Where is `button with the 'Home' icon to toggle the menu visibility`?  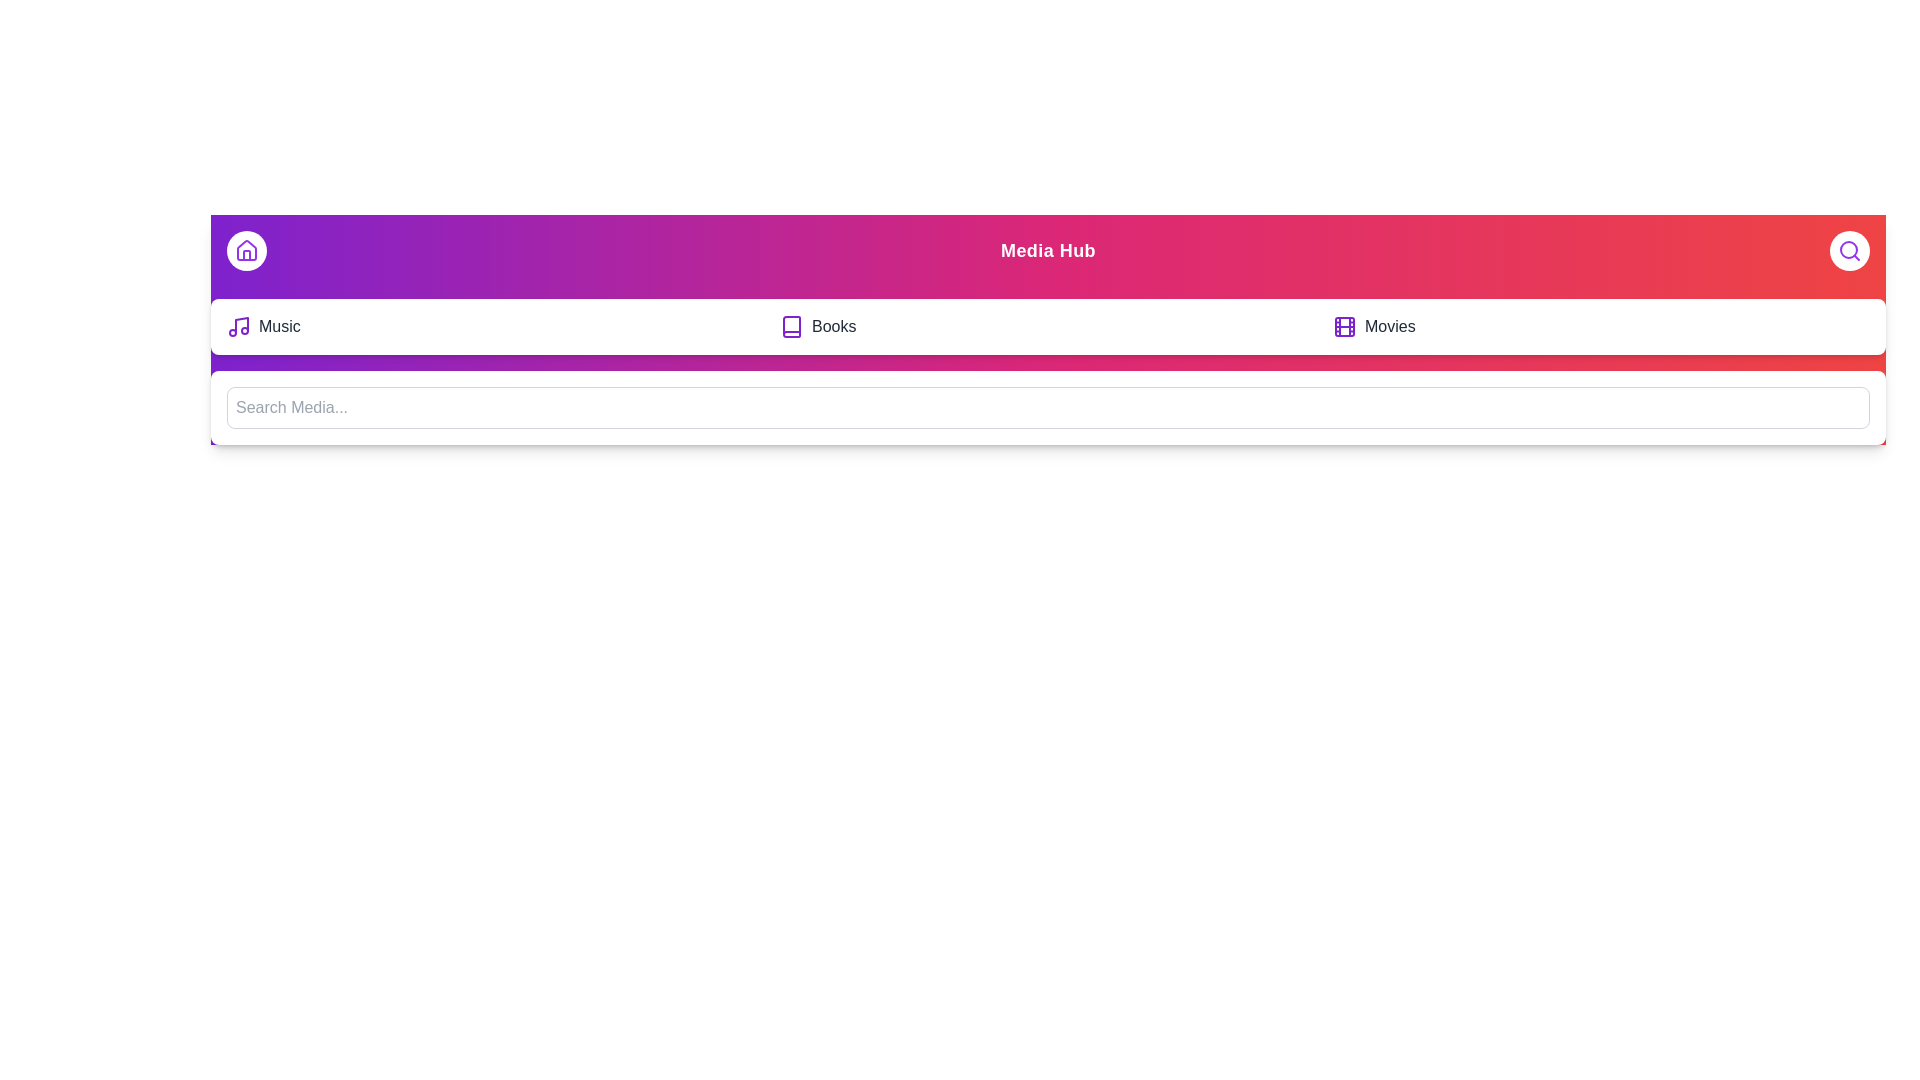
button with the 'Home' icon to toggle the menu visibility is located at coordinates (245, 249).